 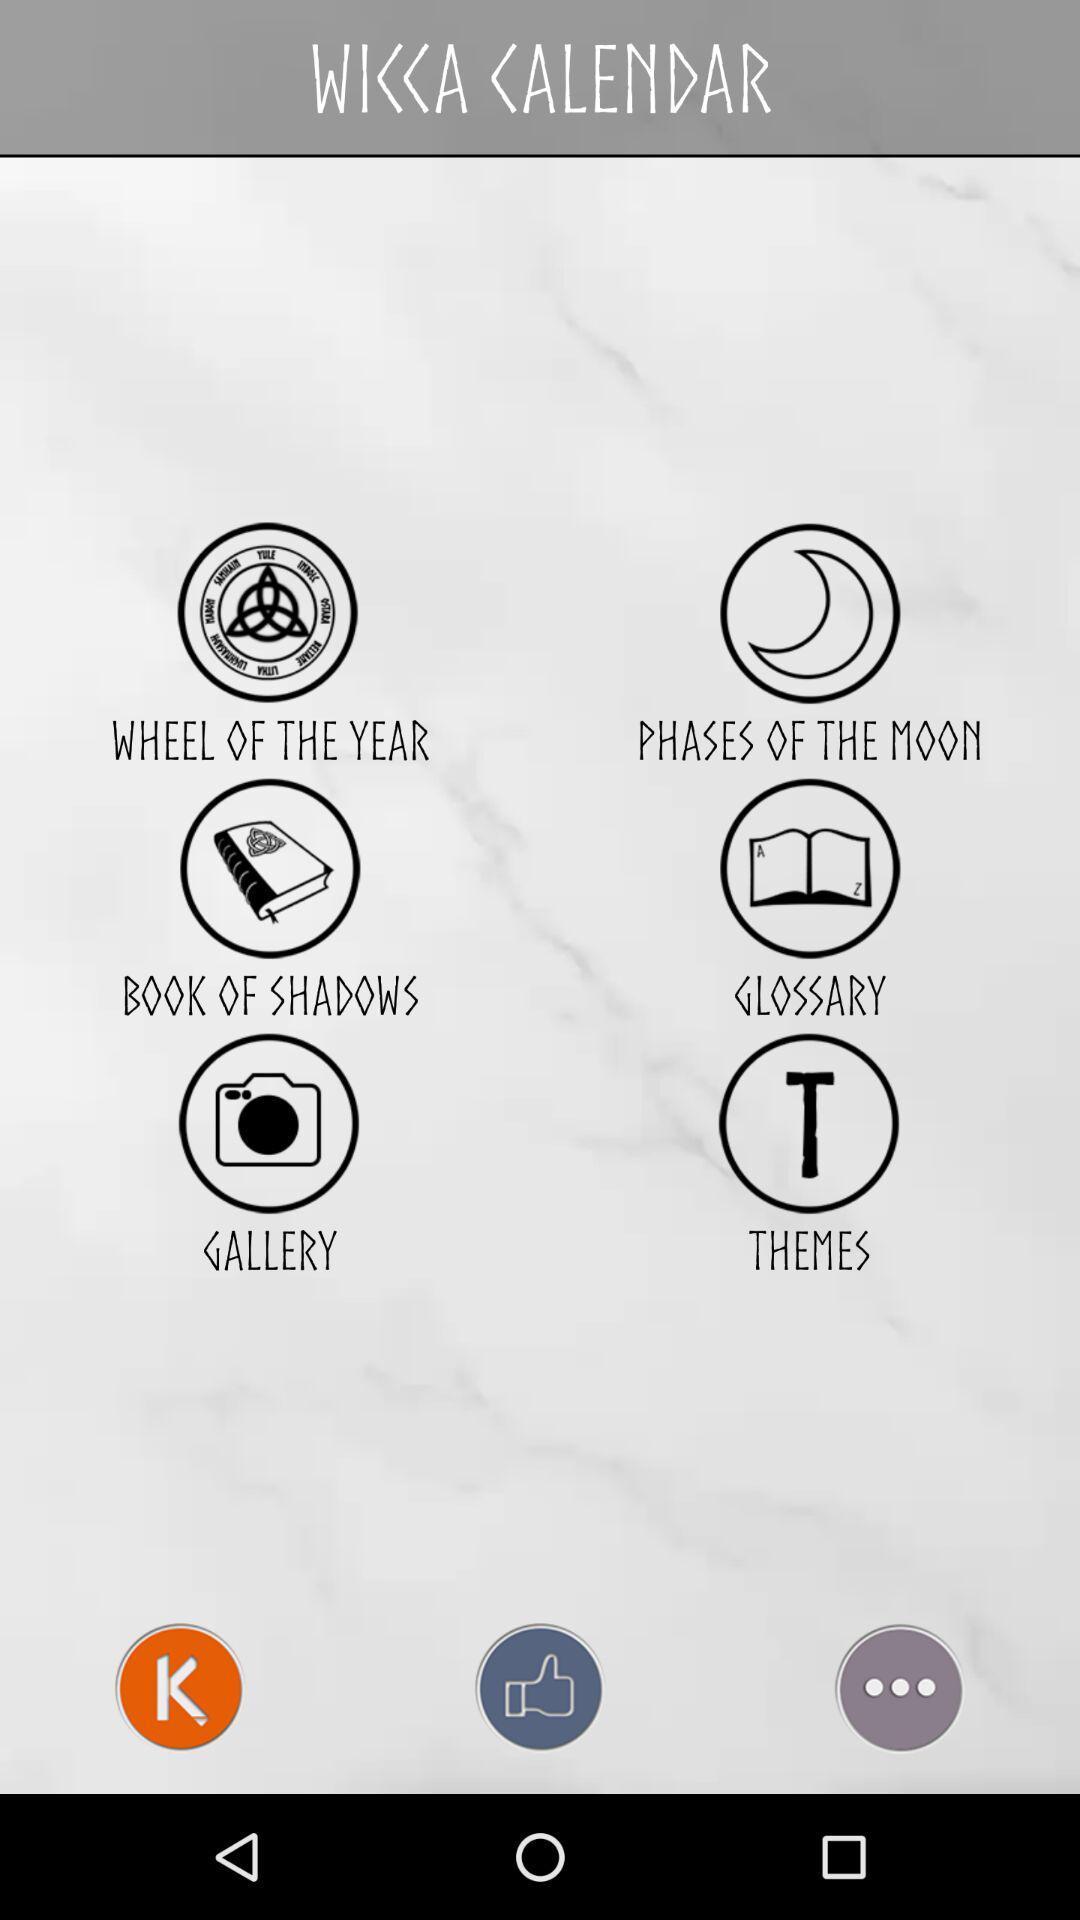 What do you see at coordinates (268, 928) in the screenshot?
I see `the book icon` at bounding box center [268, 928].